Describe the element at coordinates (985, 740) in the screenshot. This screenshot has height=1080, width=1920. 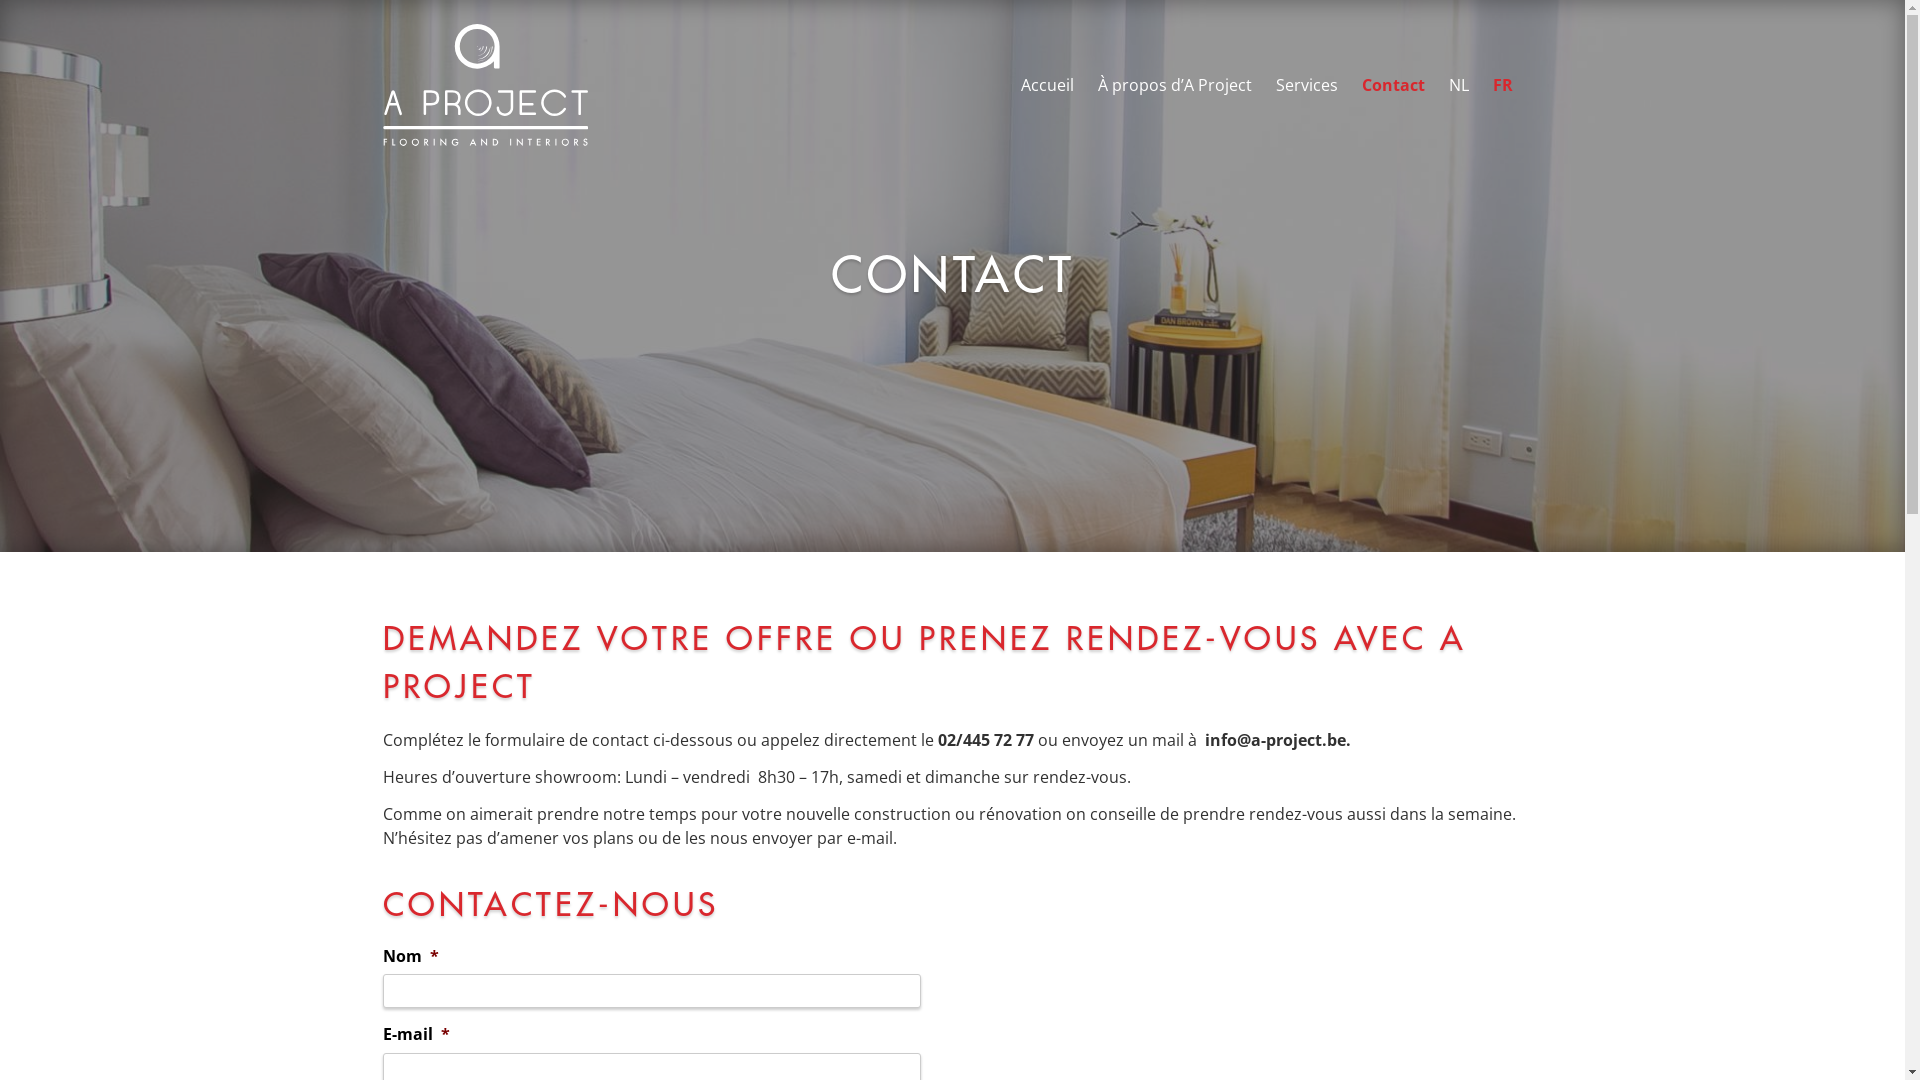
I see `'02/445 72 77'` at that location.